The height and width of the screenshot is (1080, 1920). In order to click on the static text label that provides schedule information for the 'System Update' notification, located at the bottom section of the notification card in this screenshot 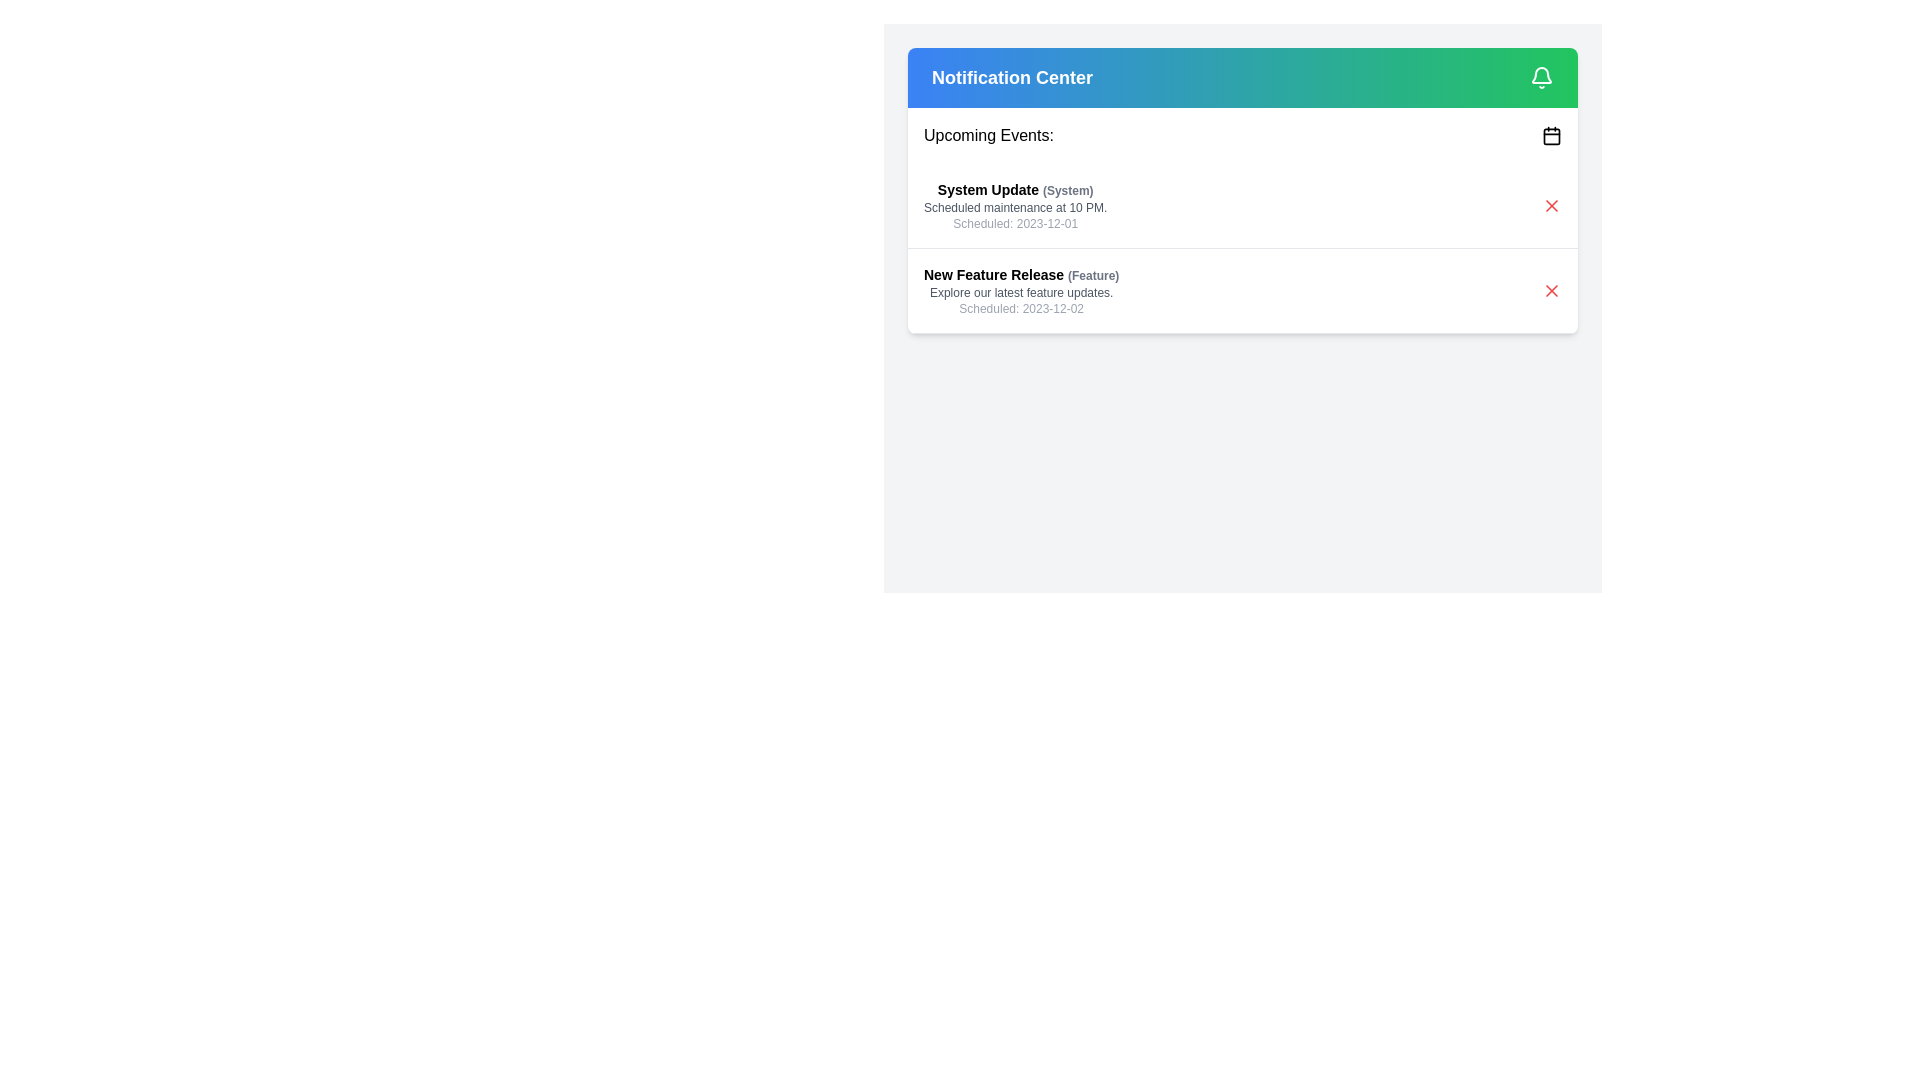, I will do `click(1015, 223)`.